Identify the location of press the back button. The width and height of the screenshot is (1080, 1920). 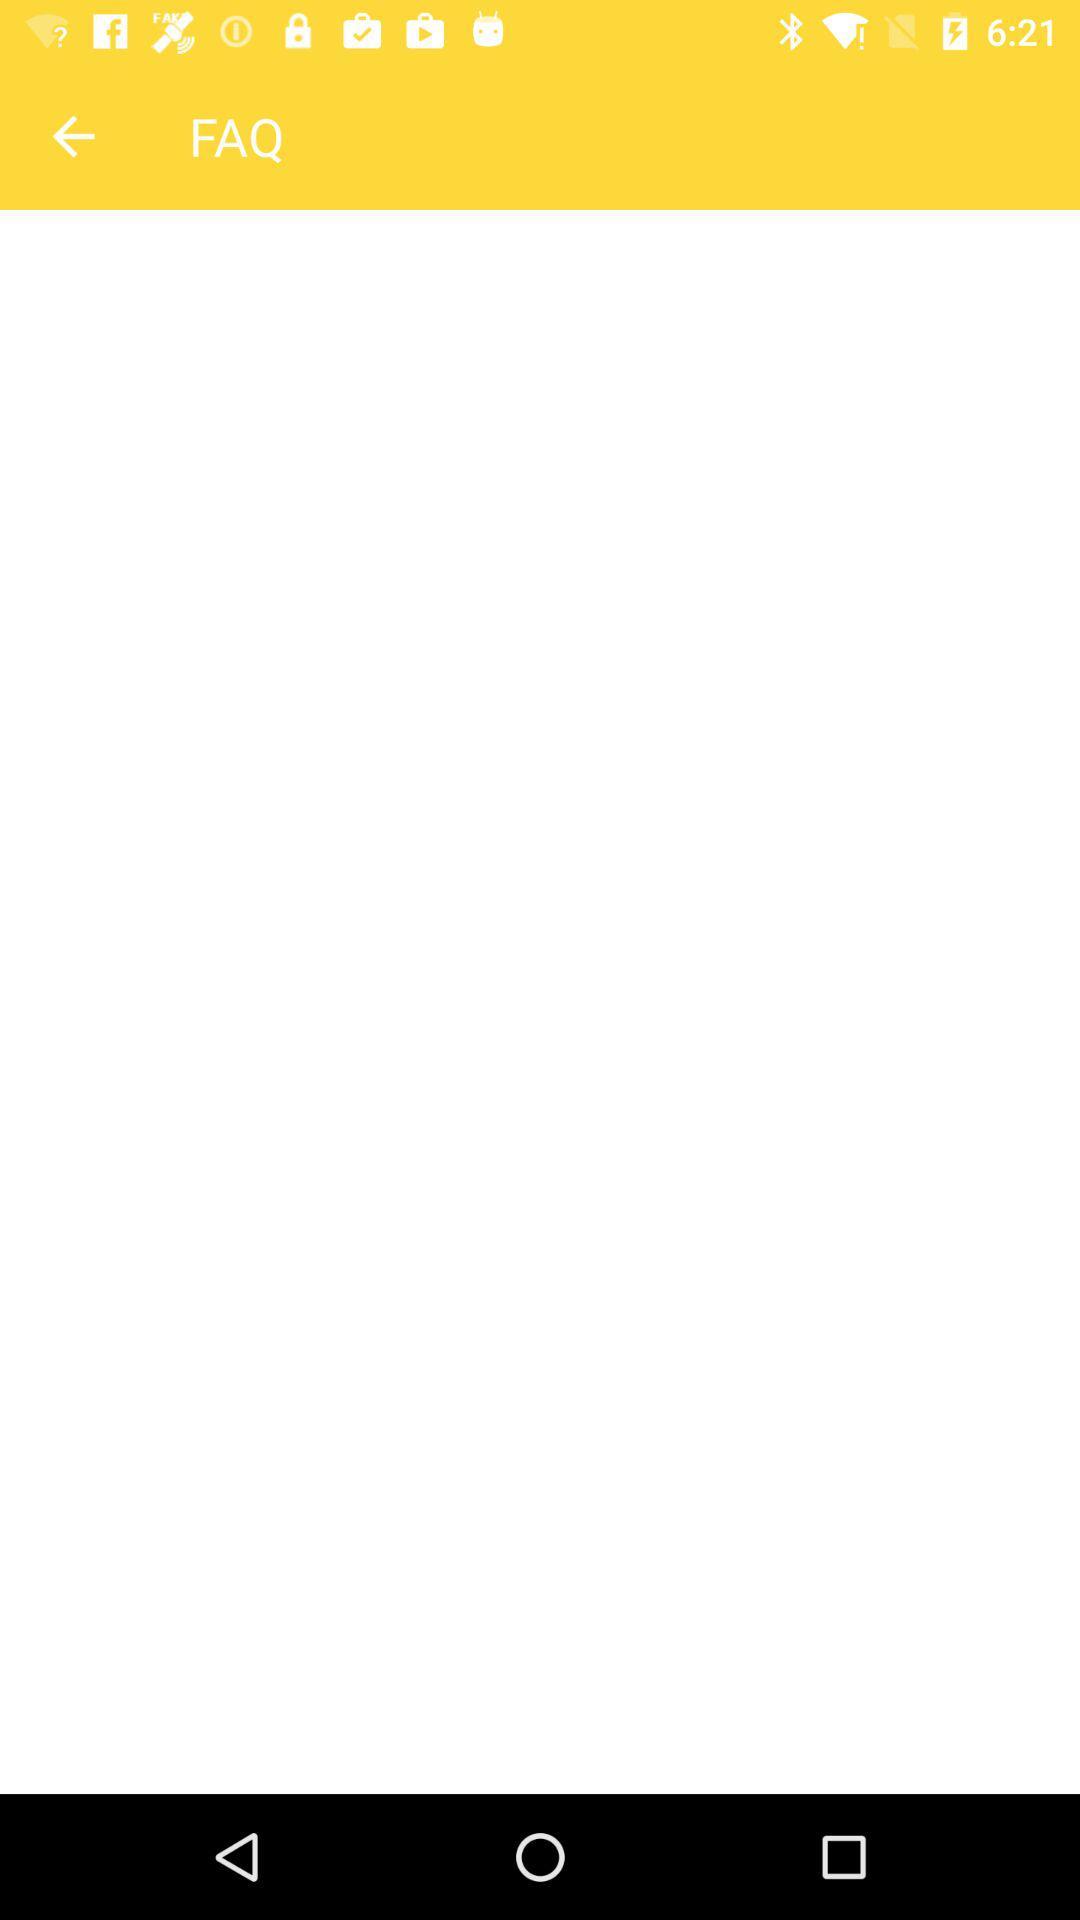
(72, 135).